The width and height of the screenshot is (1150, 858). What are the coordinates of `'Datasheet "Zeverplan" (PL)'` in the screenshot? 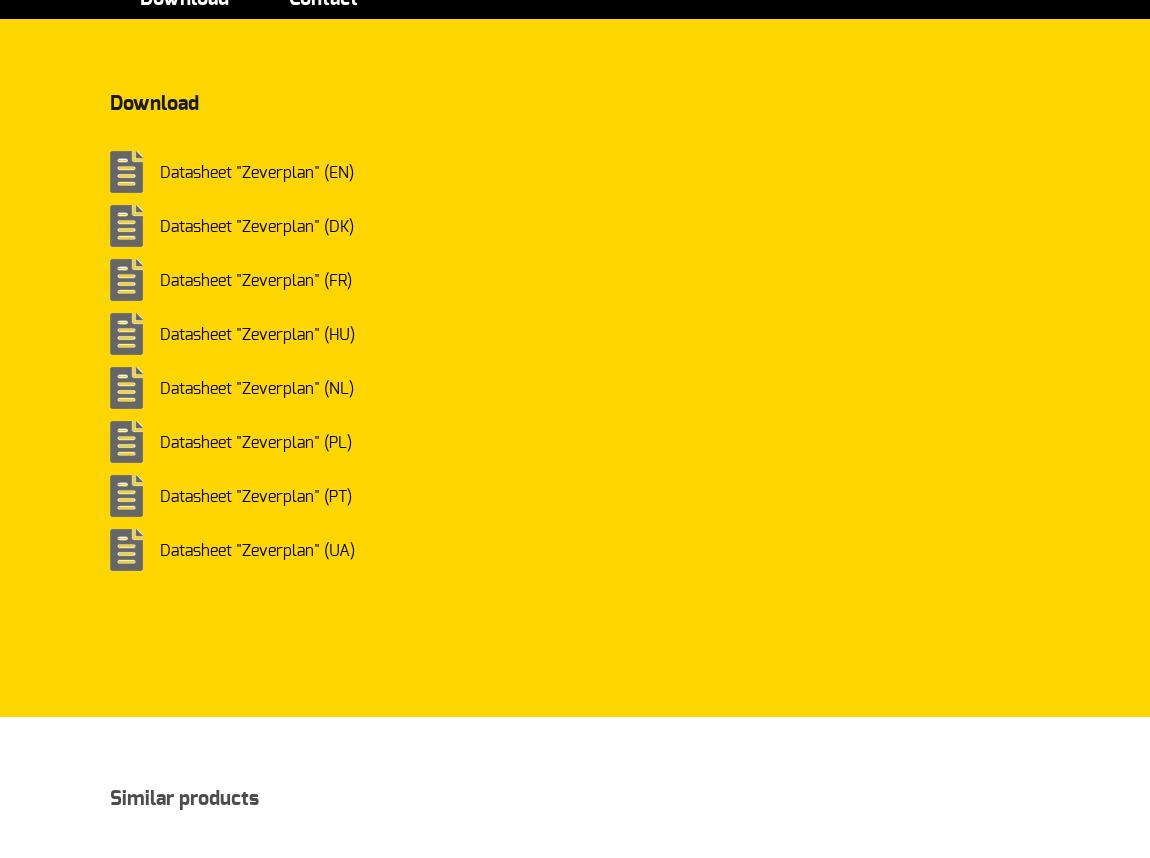 It's located at (254, 442).